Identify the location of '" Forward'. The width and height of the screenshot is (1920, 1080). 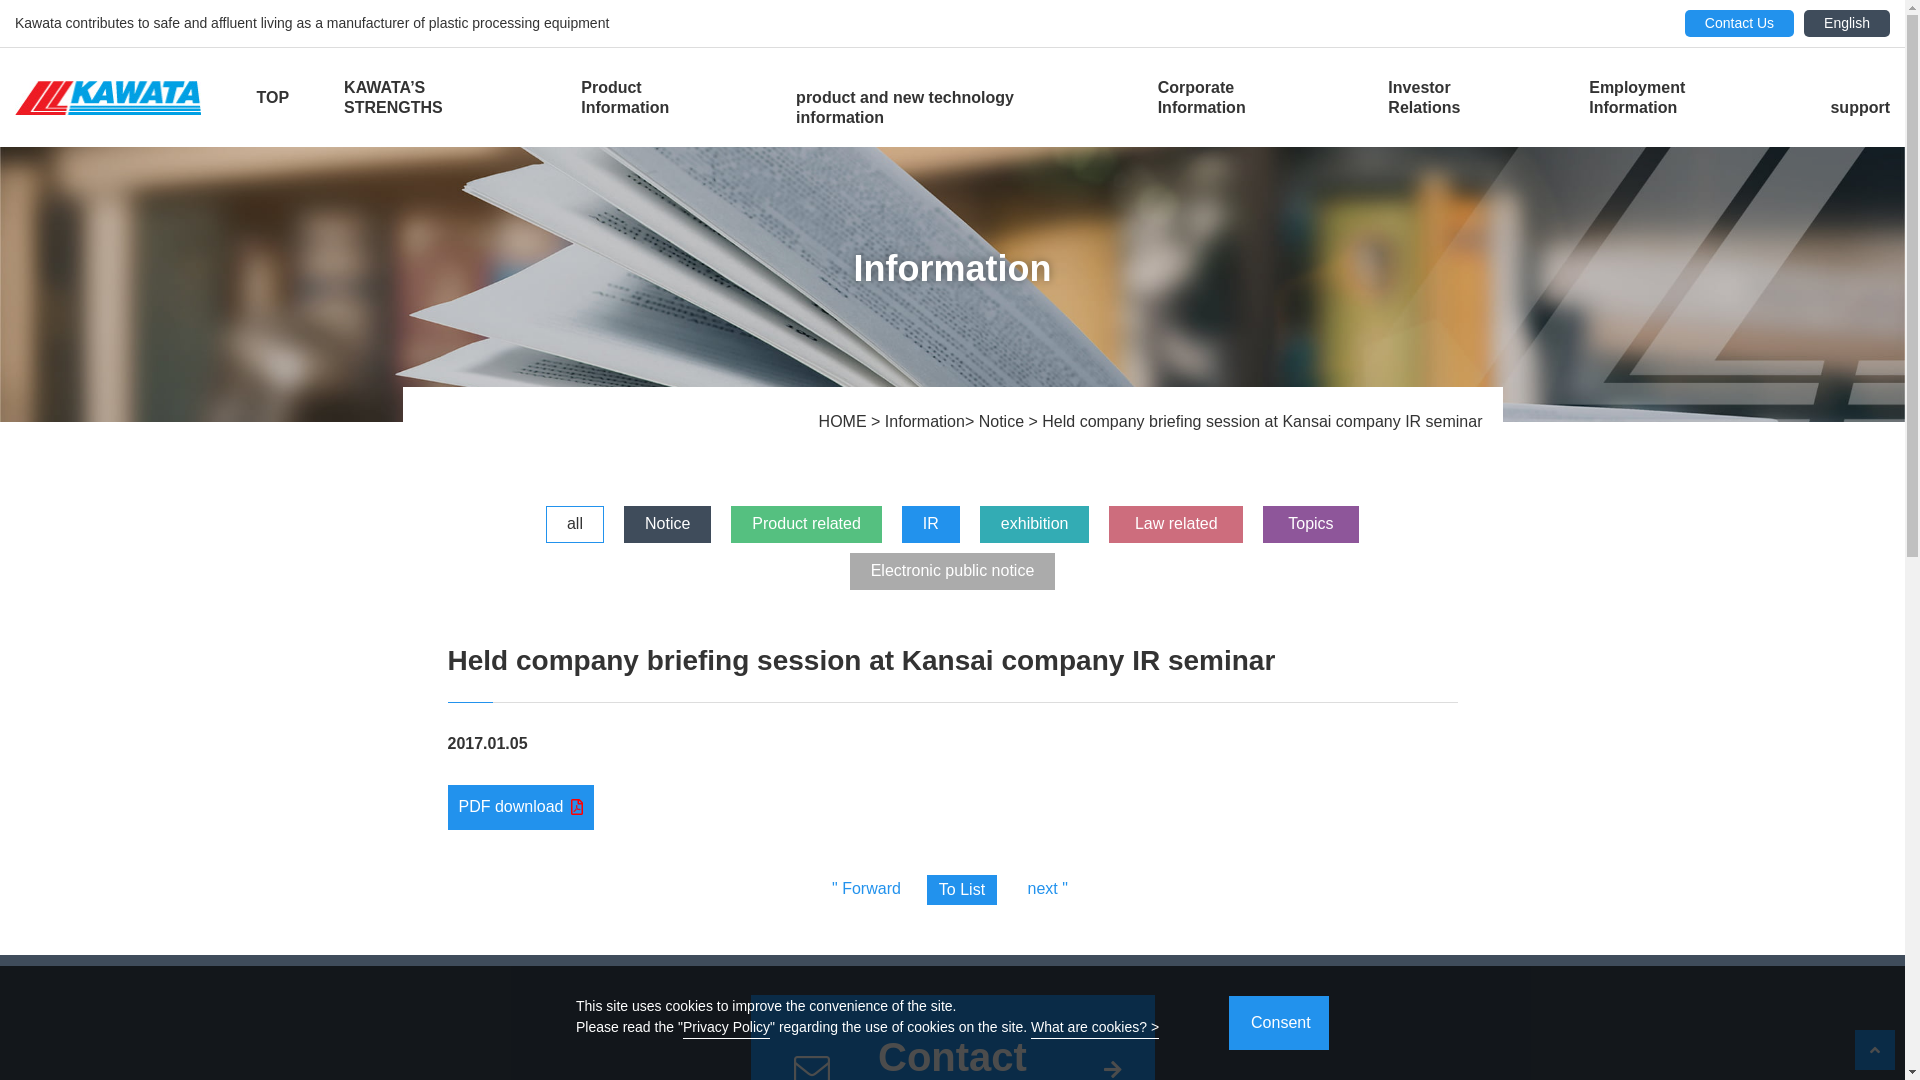
(866, 887).